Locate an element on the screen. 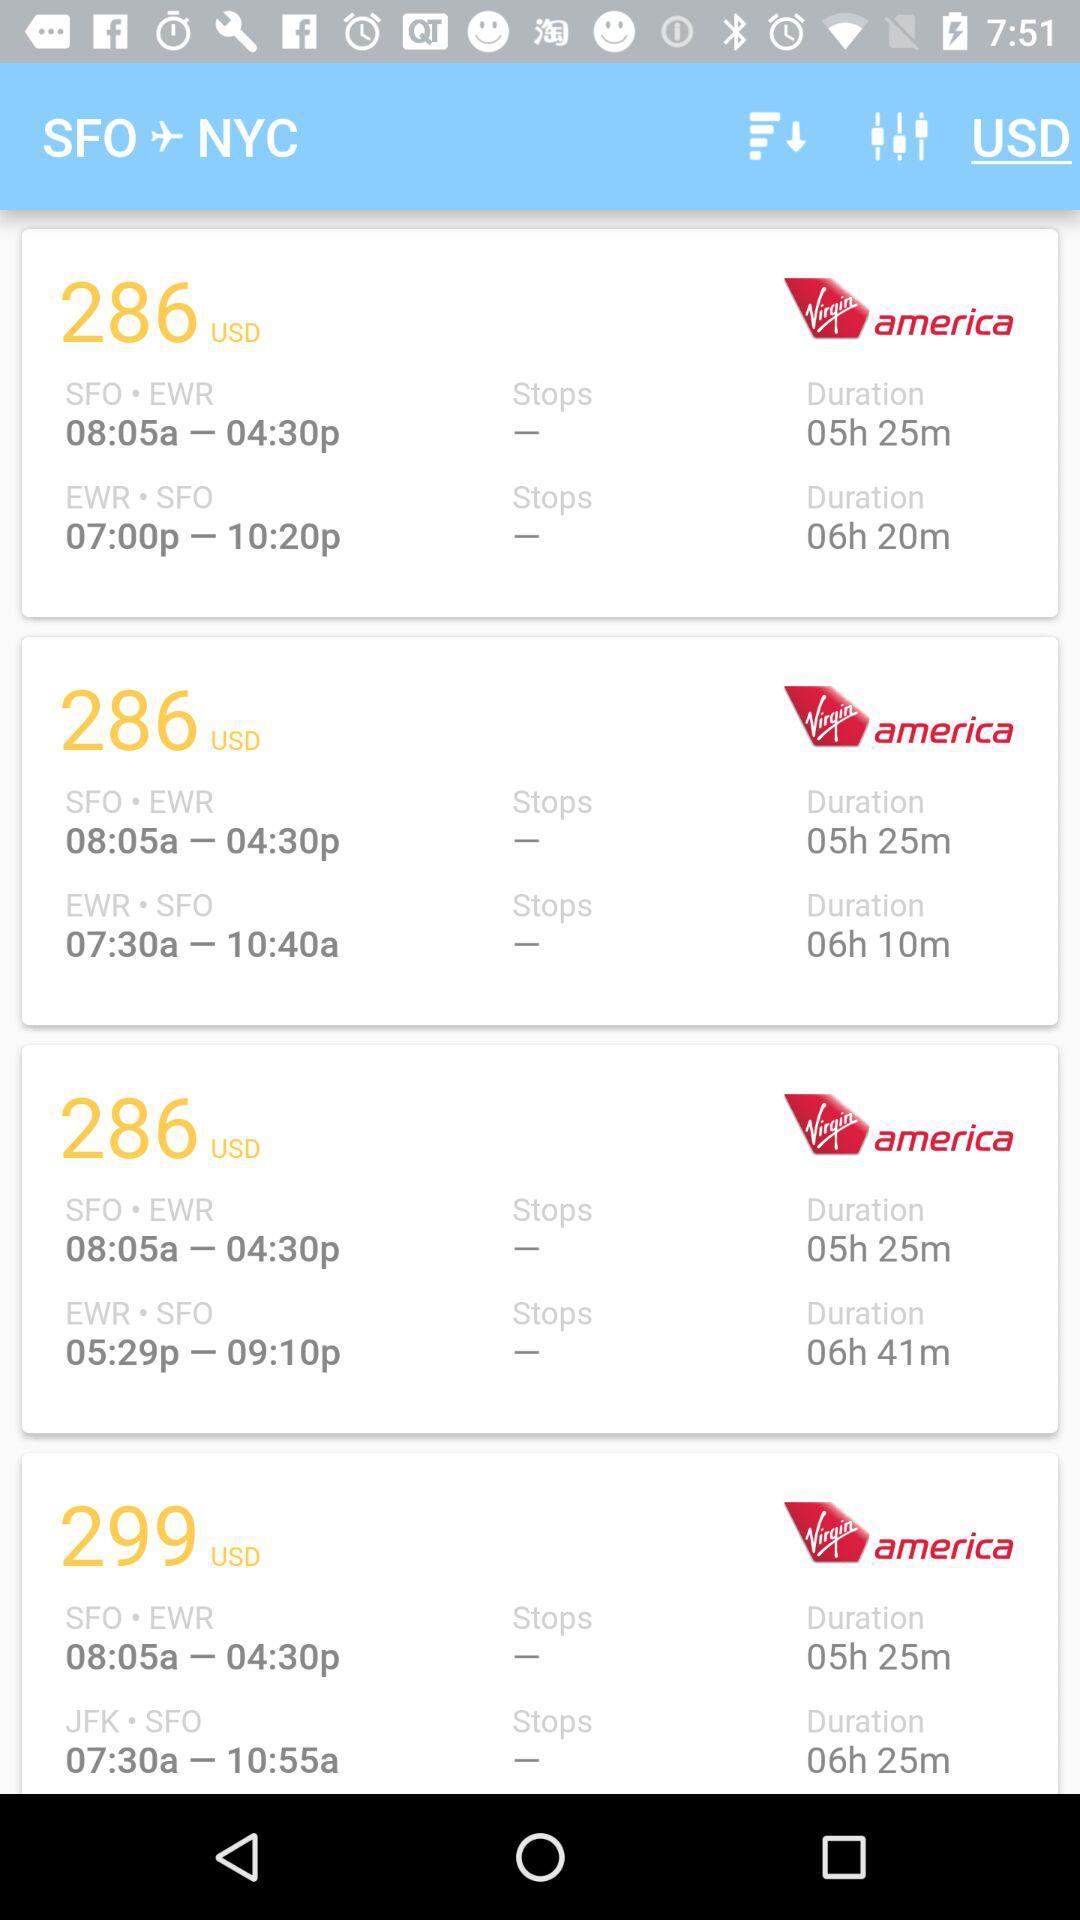 This screenshot has height=1920, width=1080. the item next to the nyc item is located at coordinates (773, 135).